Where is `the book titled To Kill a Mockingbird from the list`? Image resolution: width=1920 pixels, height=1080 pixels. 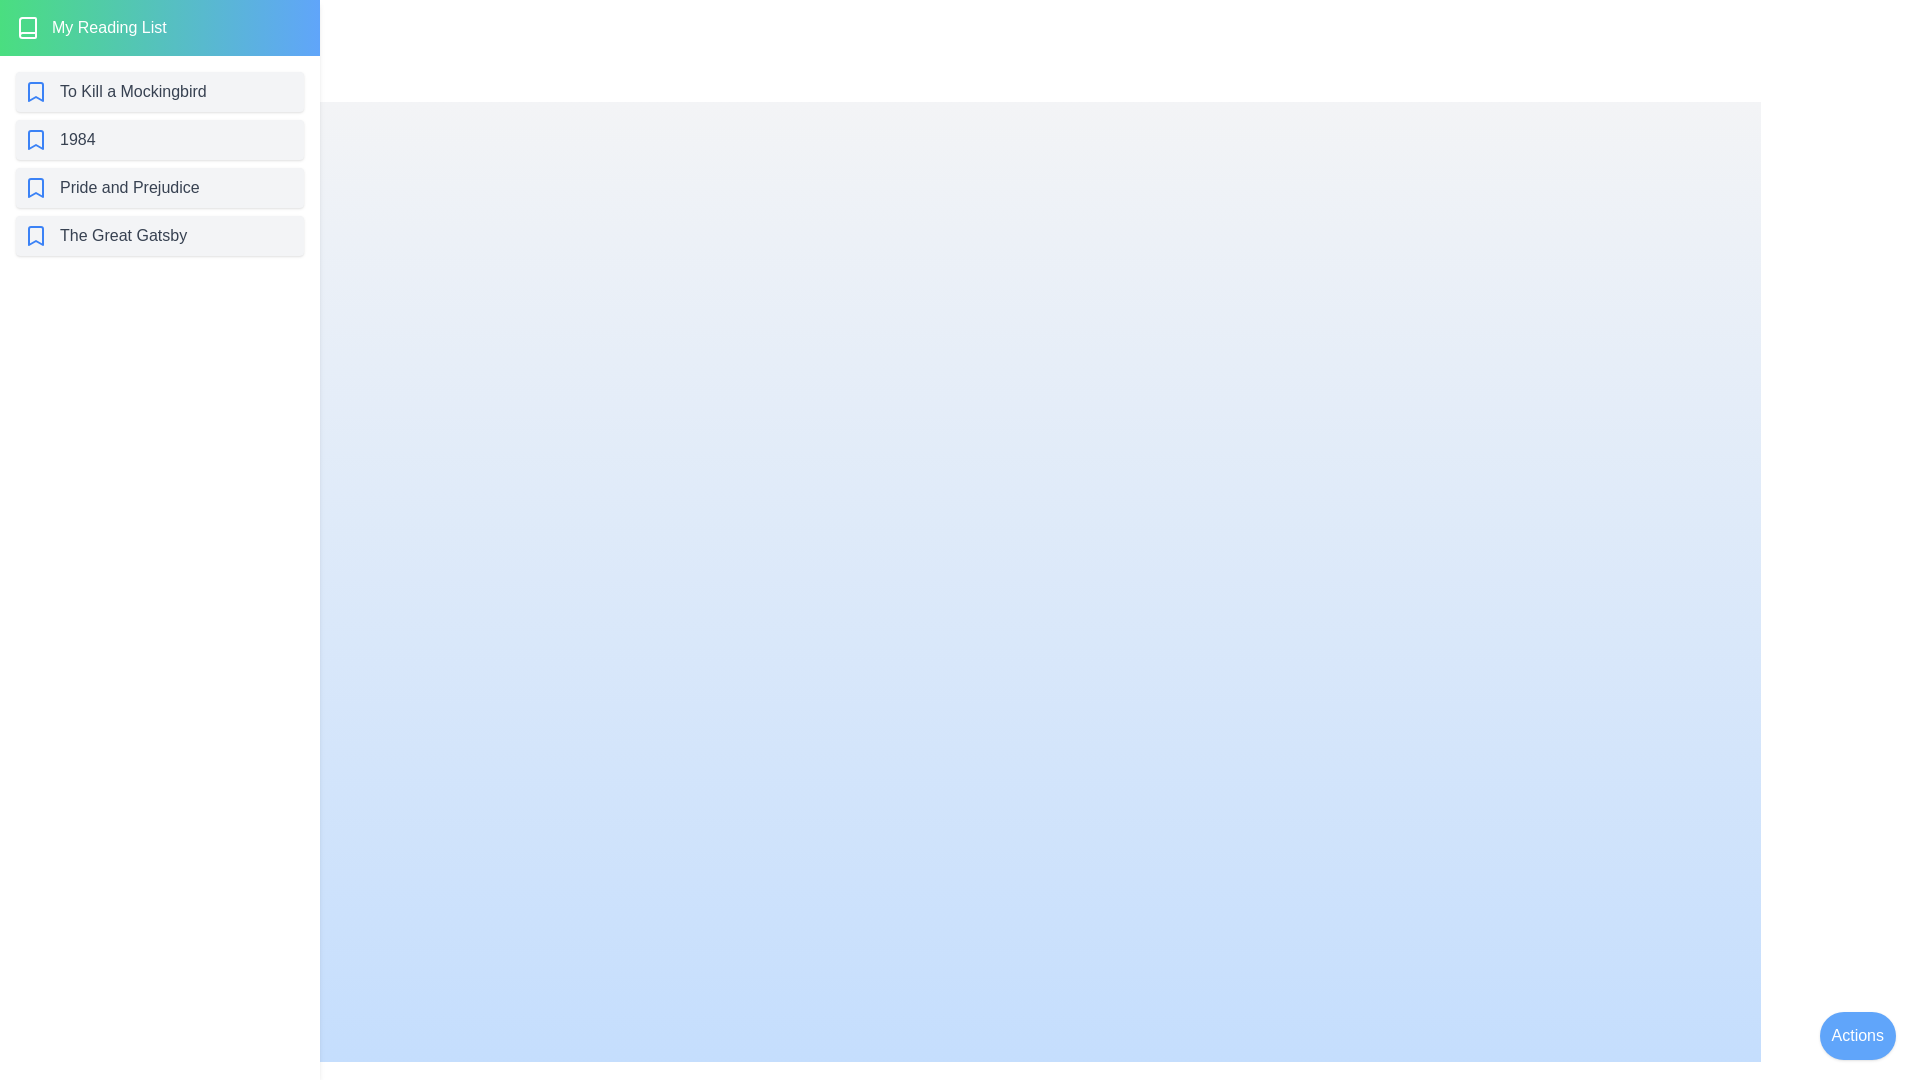 the book titled To Kill a Mockingbird from the list is located at coordinates (158, 92).